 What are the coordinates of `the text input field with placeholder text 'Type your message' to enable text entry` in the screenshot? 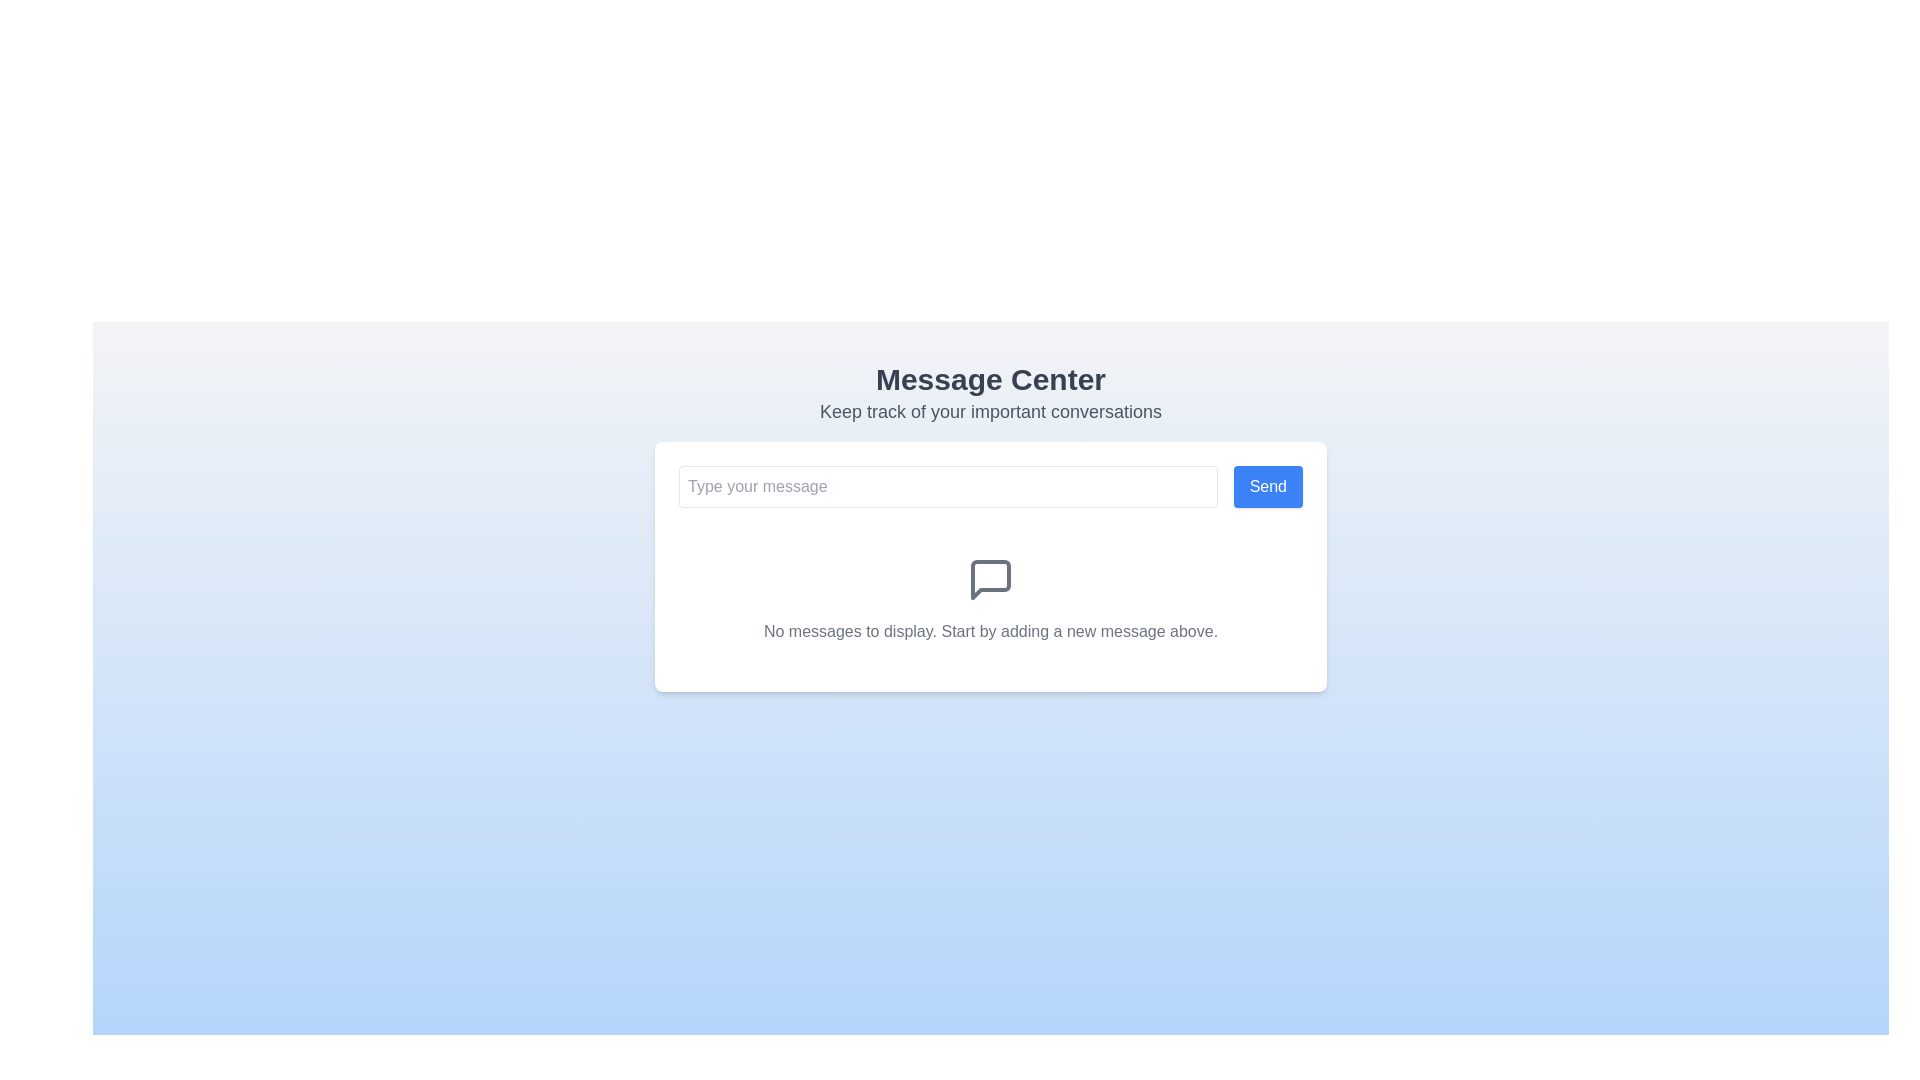 It's located at (947, 486).